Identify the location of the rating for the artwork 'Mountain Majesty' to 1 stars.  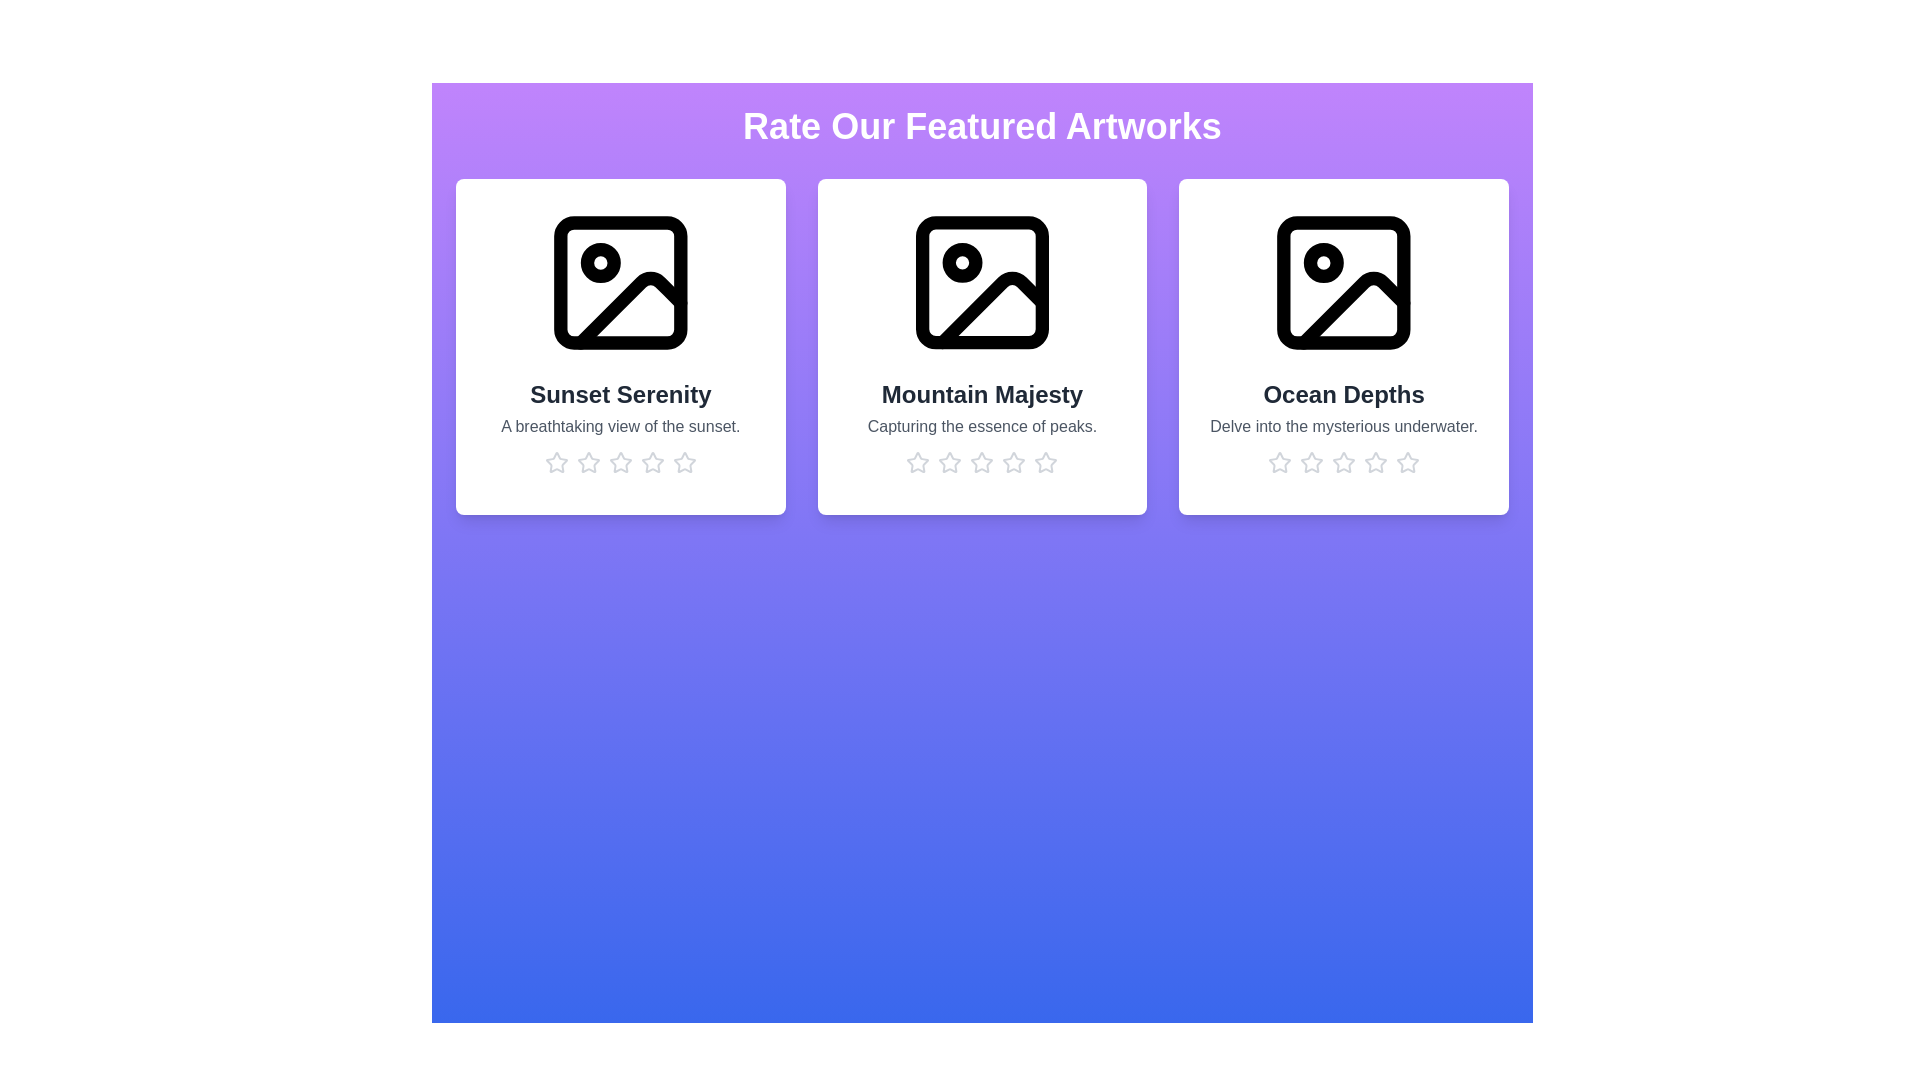
(917, 462).